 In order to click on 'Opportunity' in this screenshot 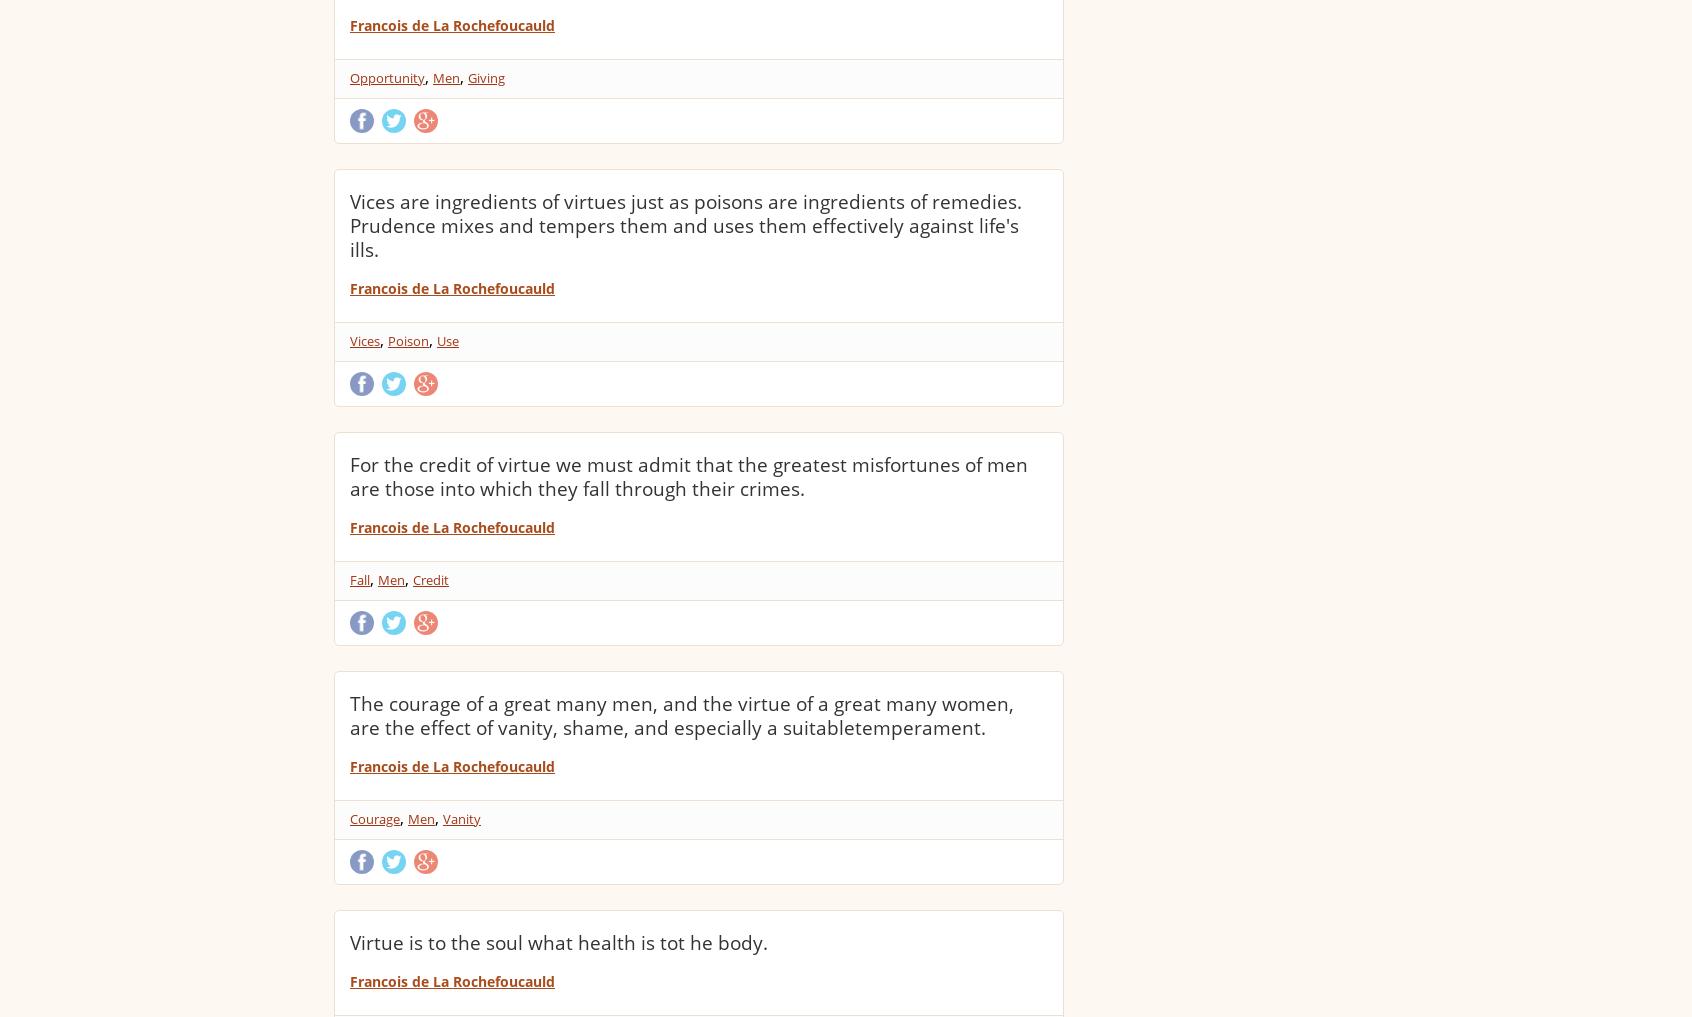, I will do `click(387, 78)`.